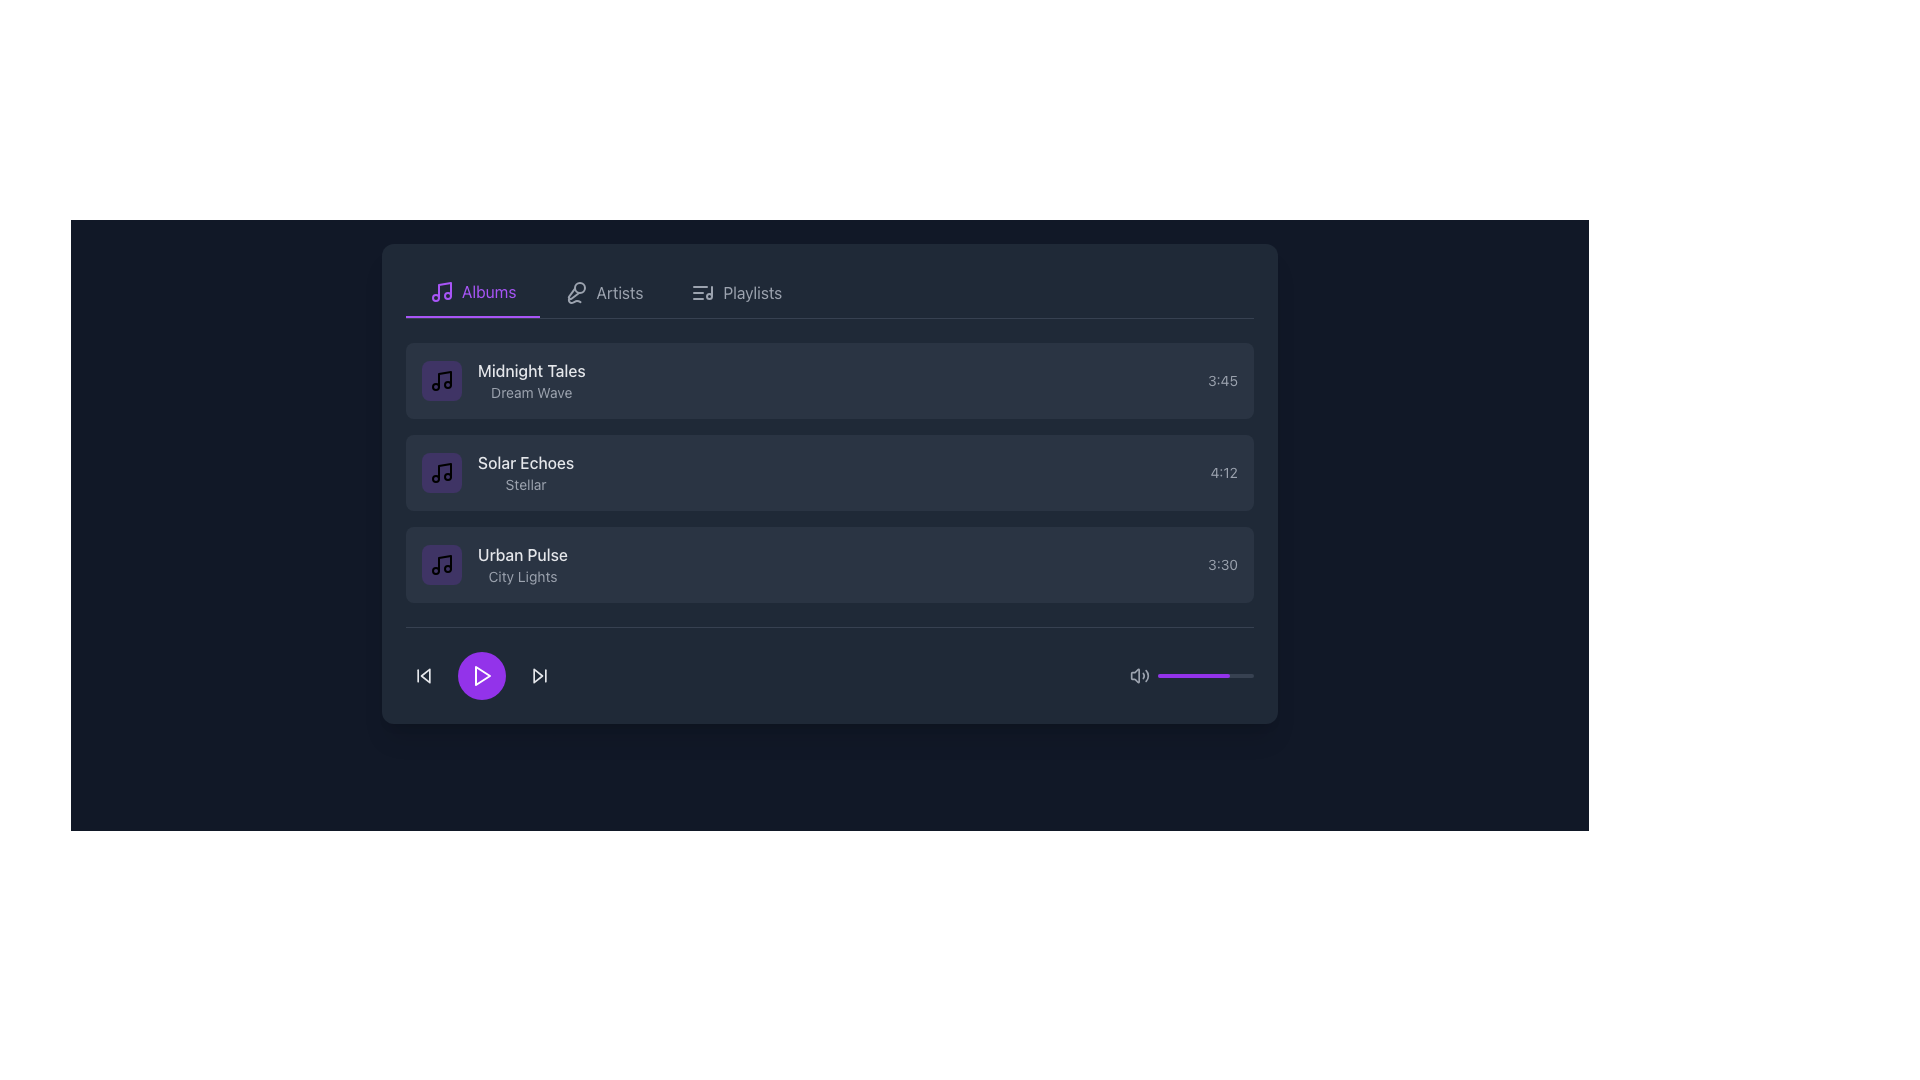 The image size is (1920, 1080). Describe the element at coordinates (422, 675) in the screenshot. I see `the unique icon button located in the bottom-left section of the interface` at that location.